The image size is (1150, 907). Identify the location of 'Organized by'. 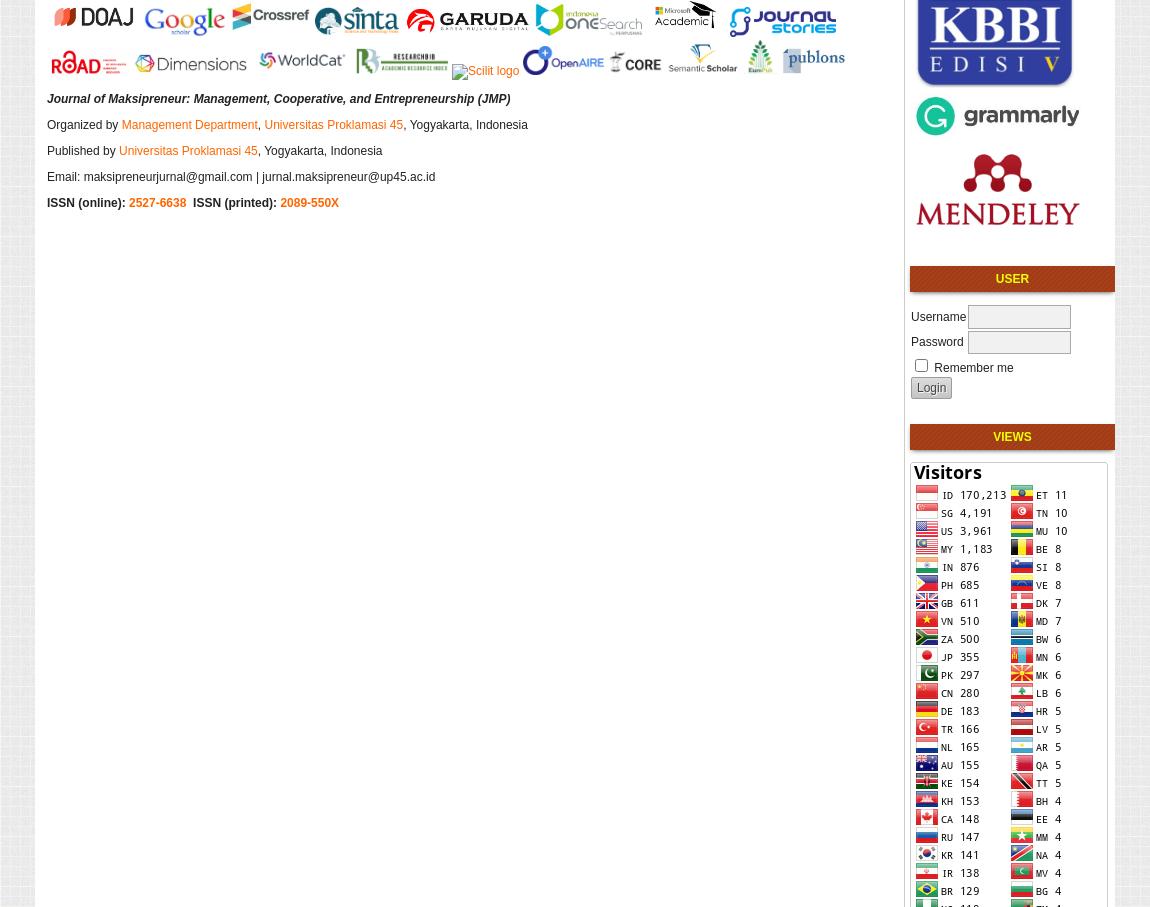
(82, 122).